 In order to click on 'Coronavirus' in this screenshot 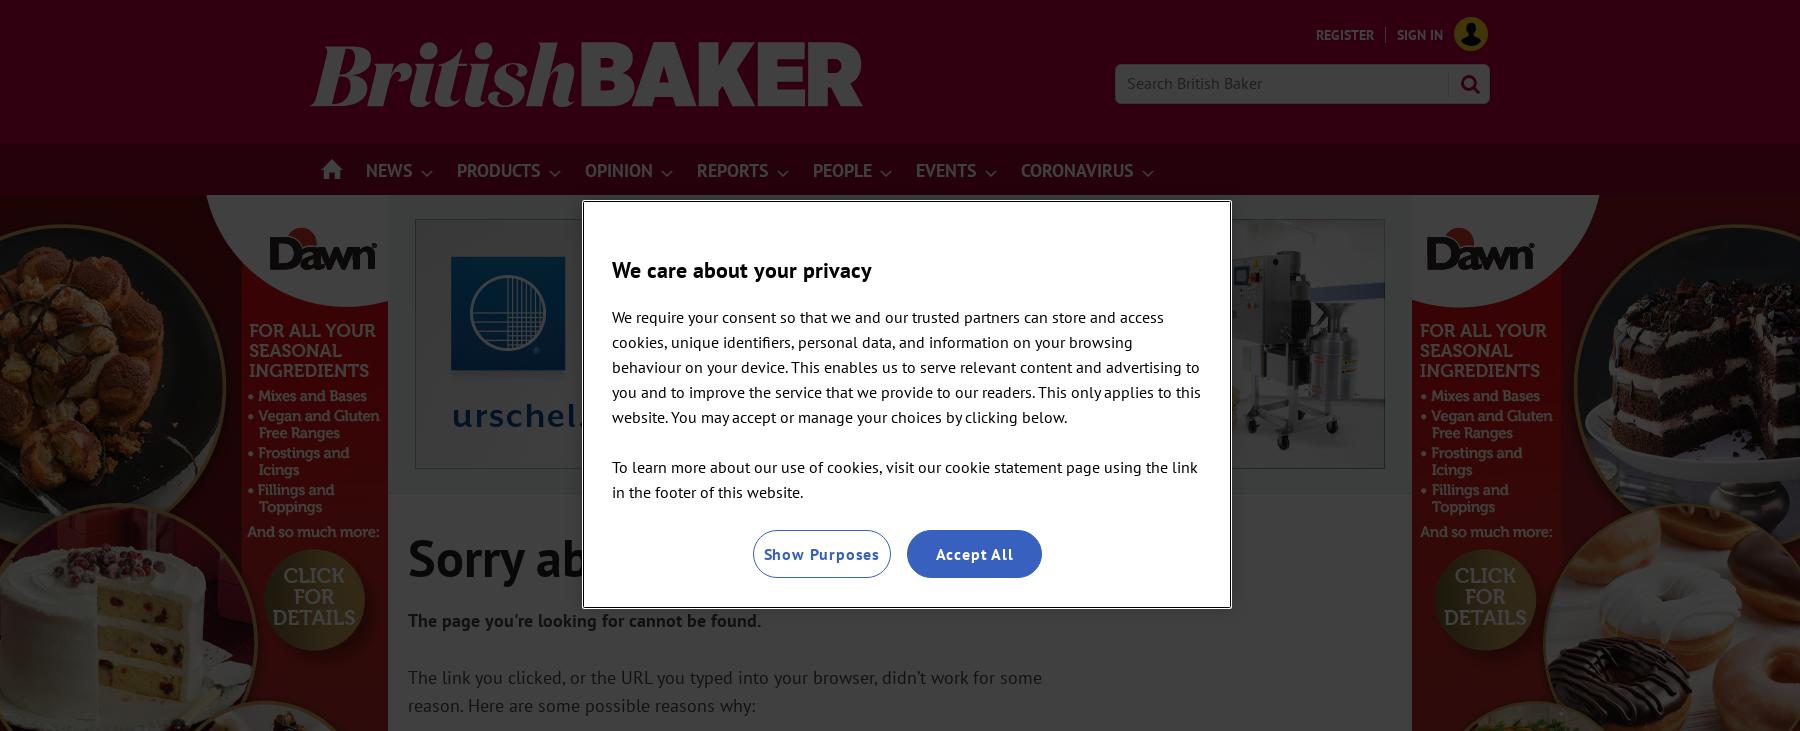, I will do `click(1020, 170)`.